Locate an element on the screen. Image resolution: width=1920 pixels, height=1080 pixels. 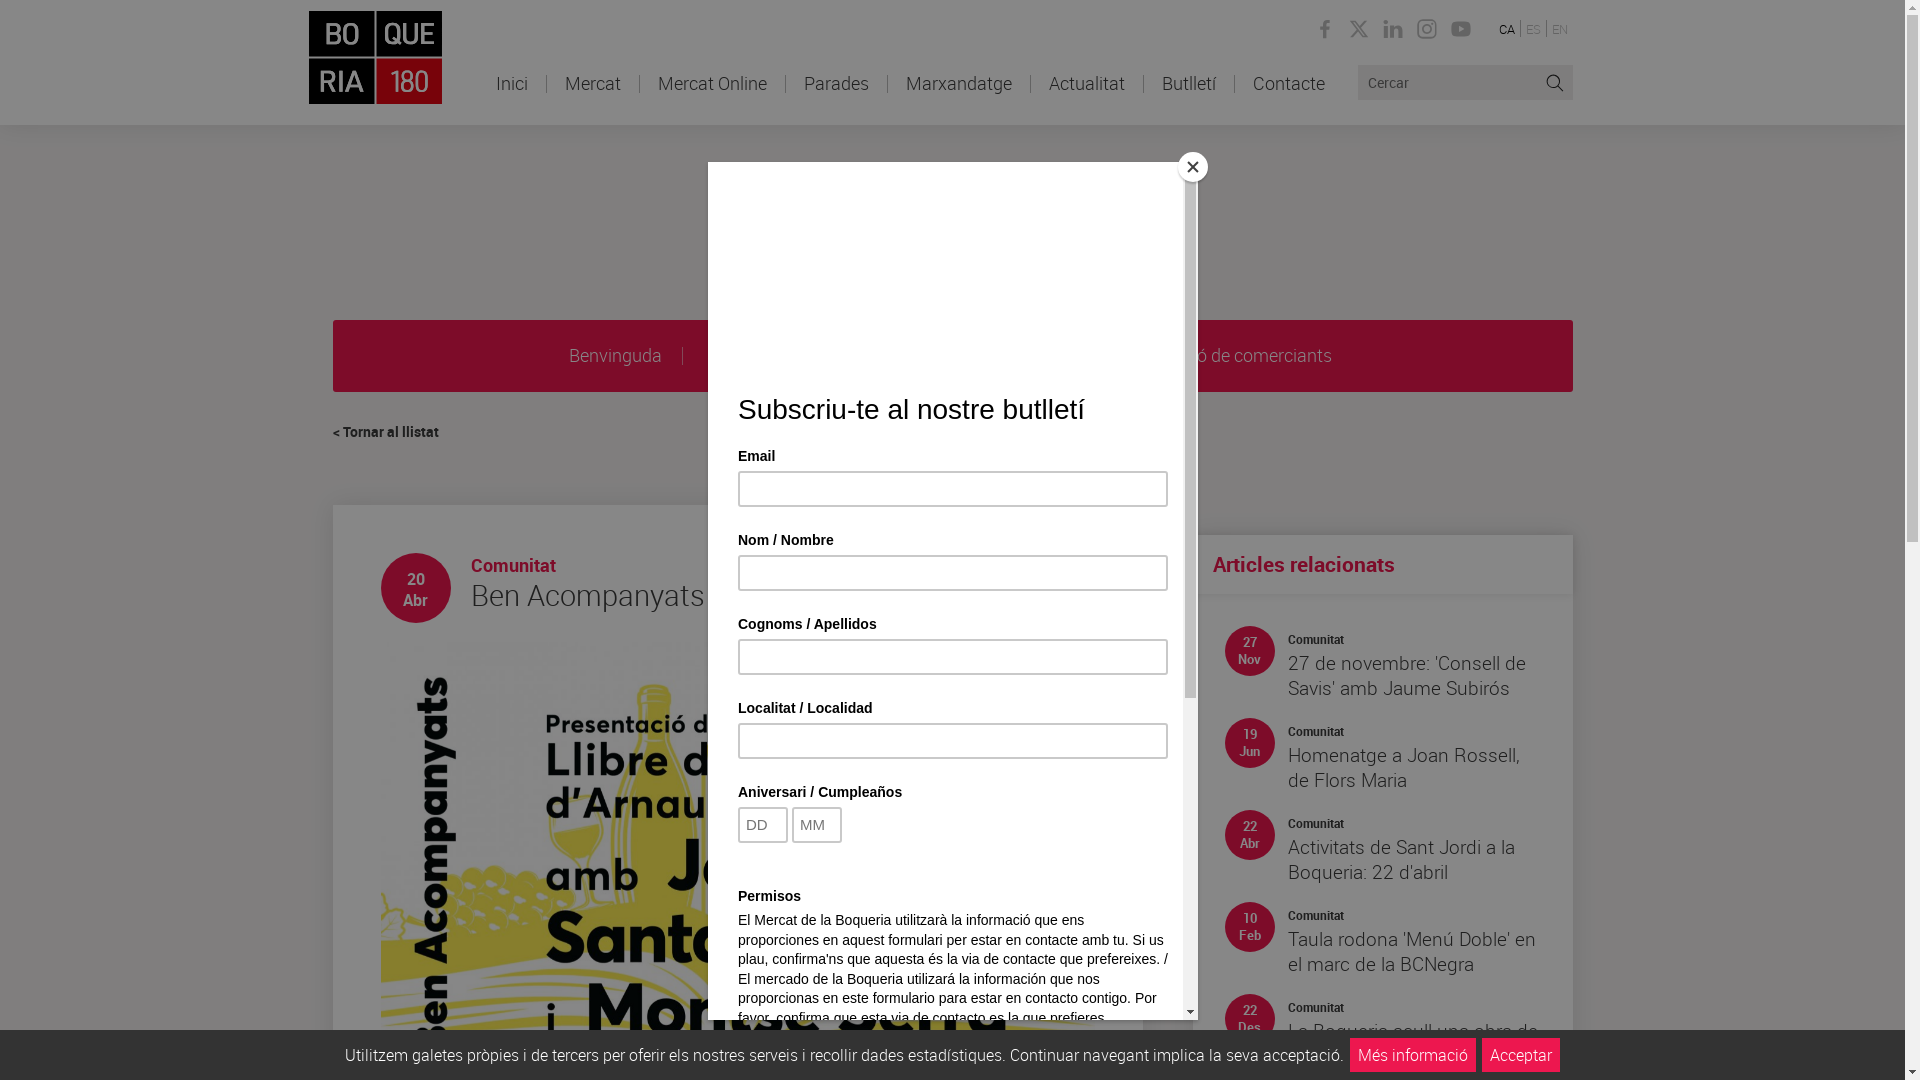
'Serveis del mercat' is located at coordinates (776, 354).